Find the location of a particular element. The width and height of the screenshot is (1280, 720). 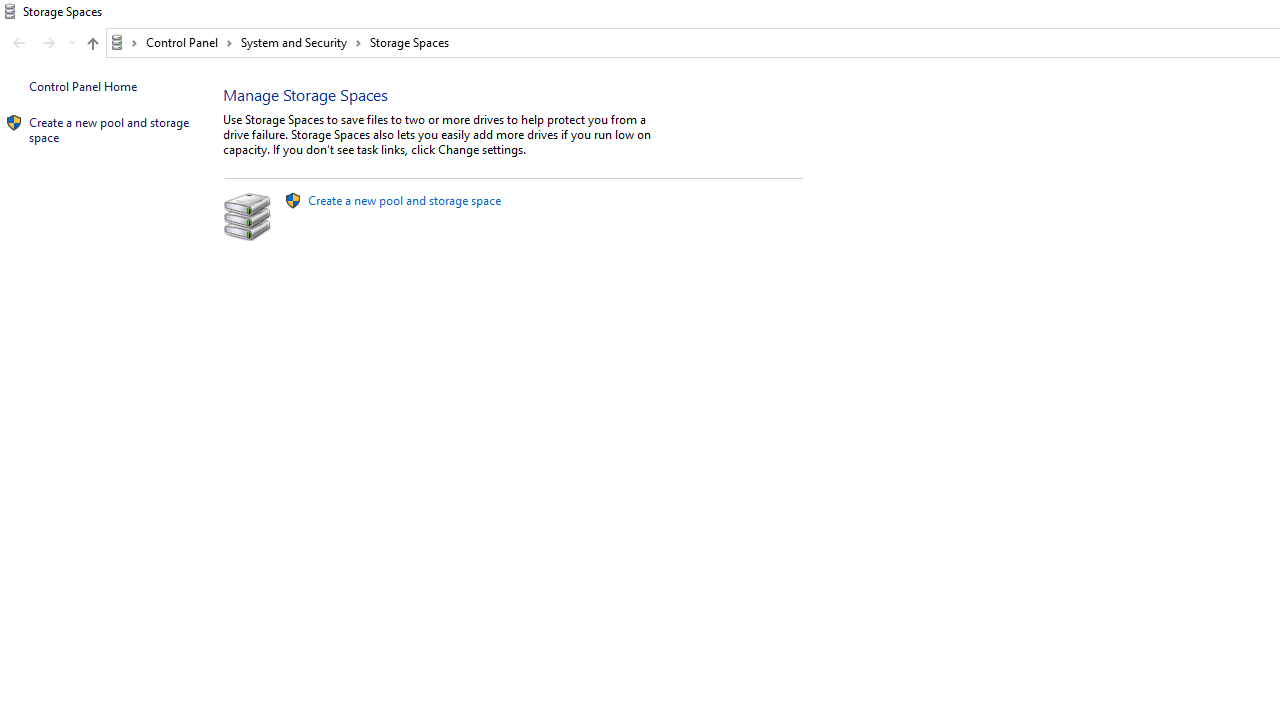

'Up band toolbar' is located at coordinates (91, 45).